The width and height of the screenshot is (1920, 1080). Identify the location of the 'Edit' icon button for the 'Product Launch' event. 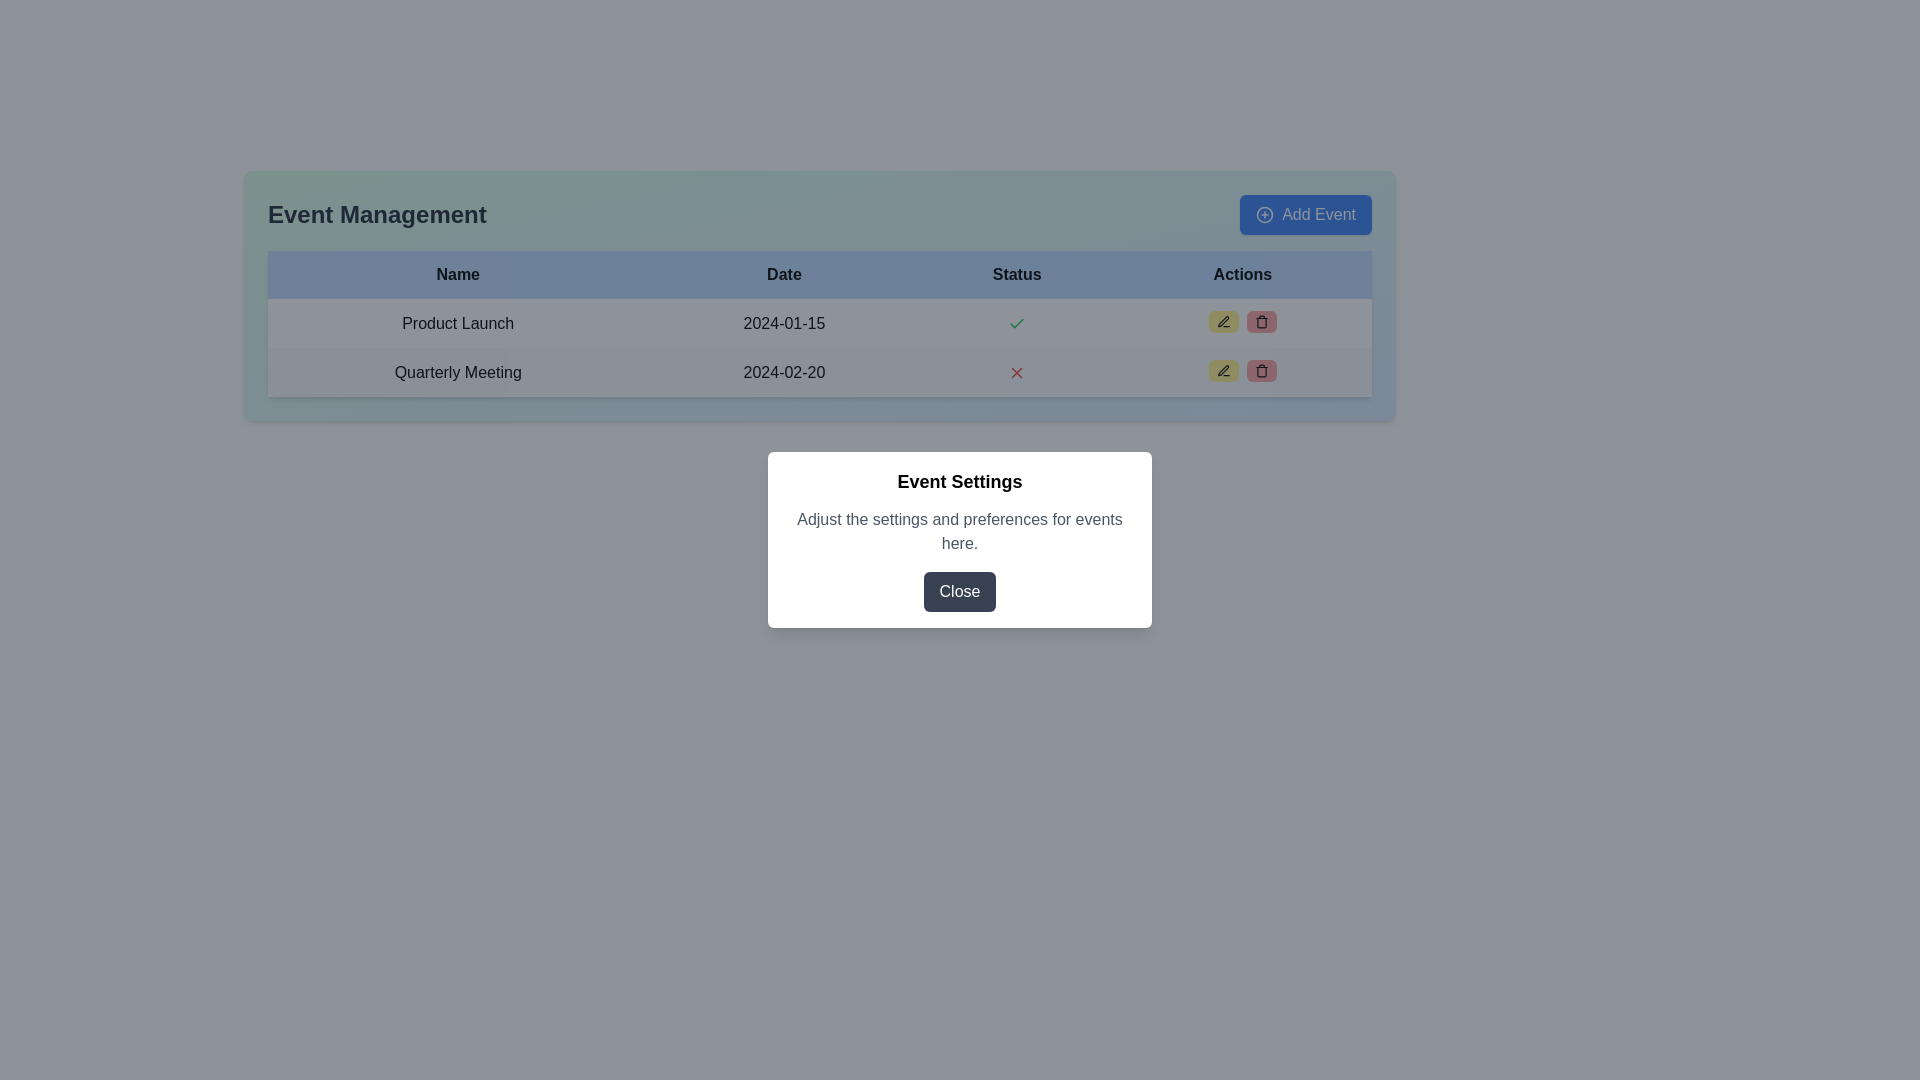
(1223, 320).